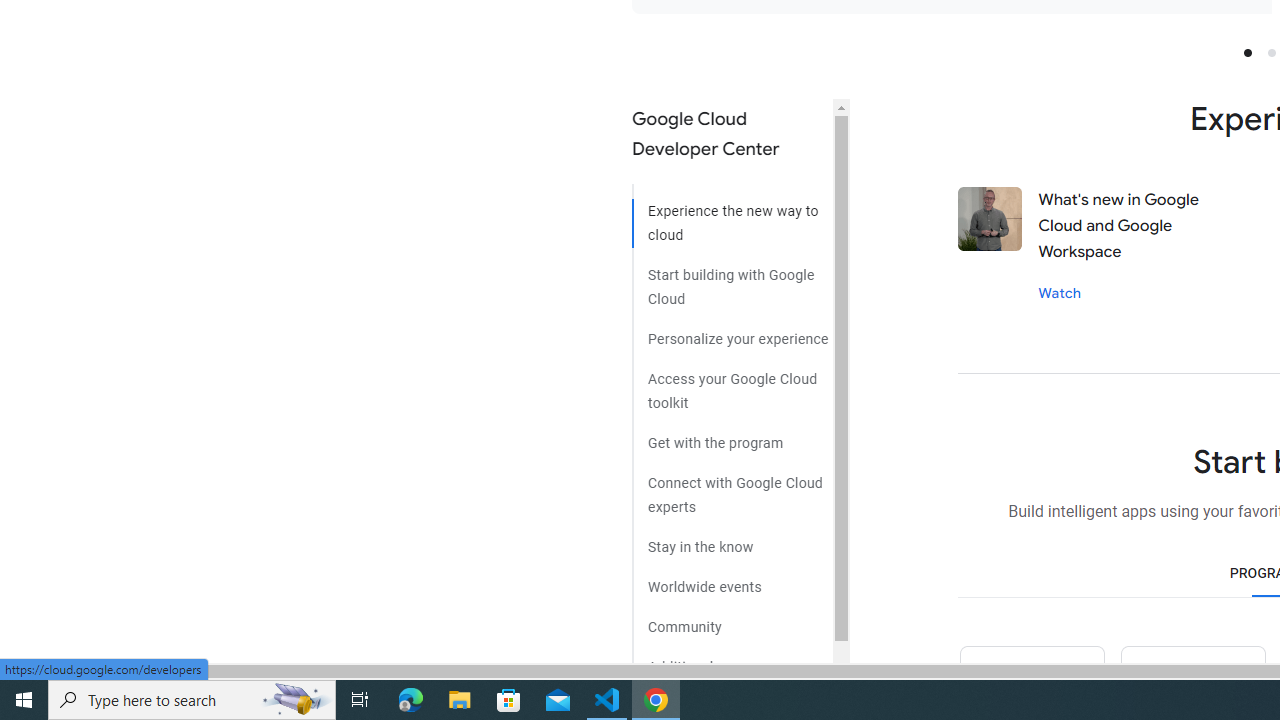  I want to click on 'Personalize your experience', so click(731, 330).